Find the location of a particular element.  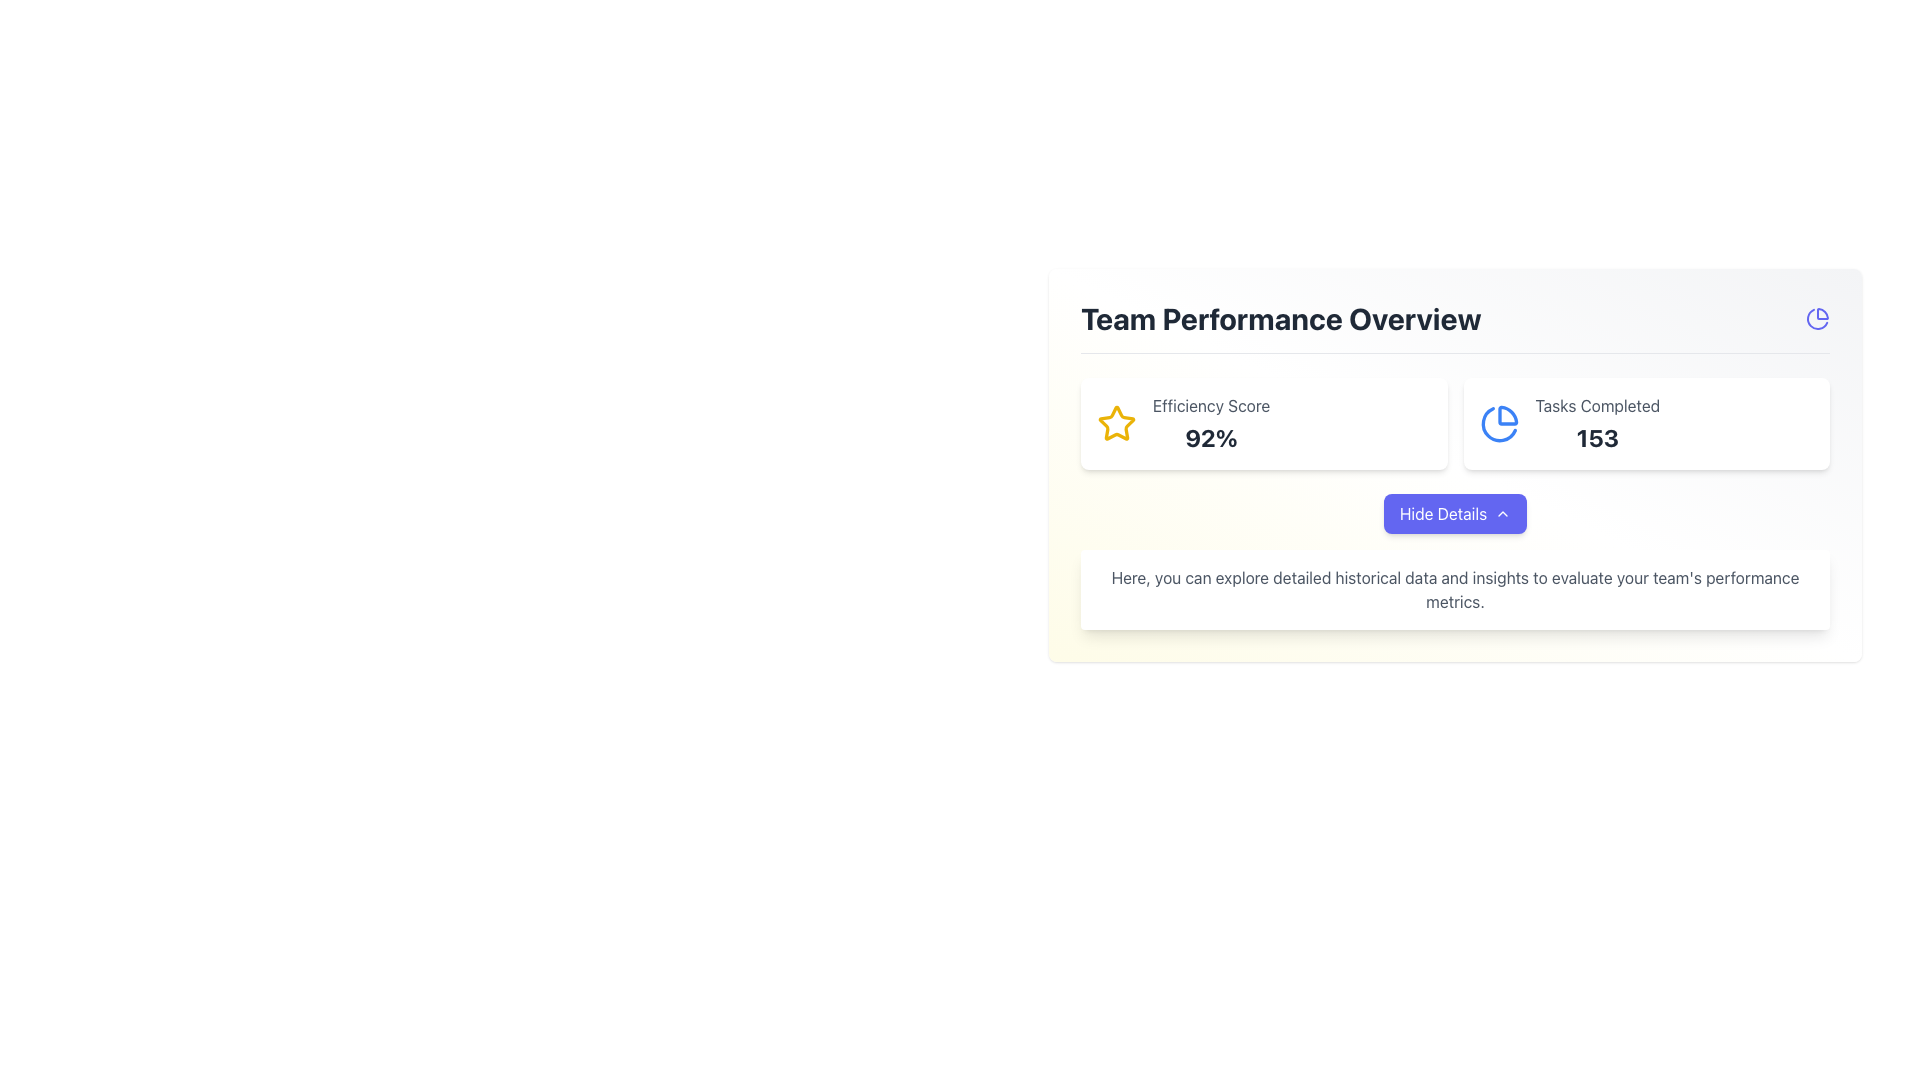

the informational Static Text located in the 'Team Performance Overview' section, positioned below the performance scores and 'Hide Details' button is located at coordinates (1455, 589).